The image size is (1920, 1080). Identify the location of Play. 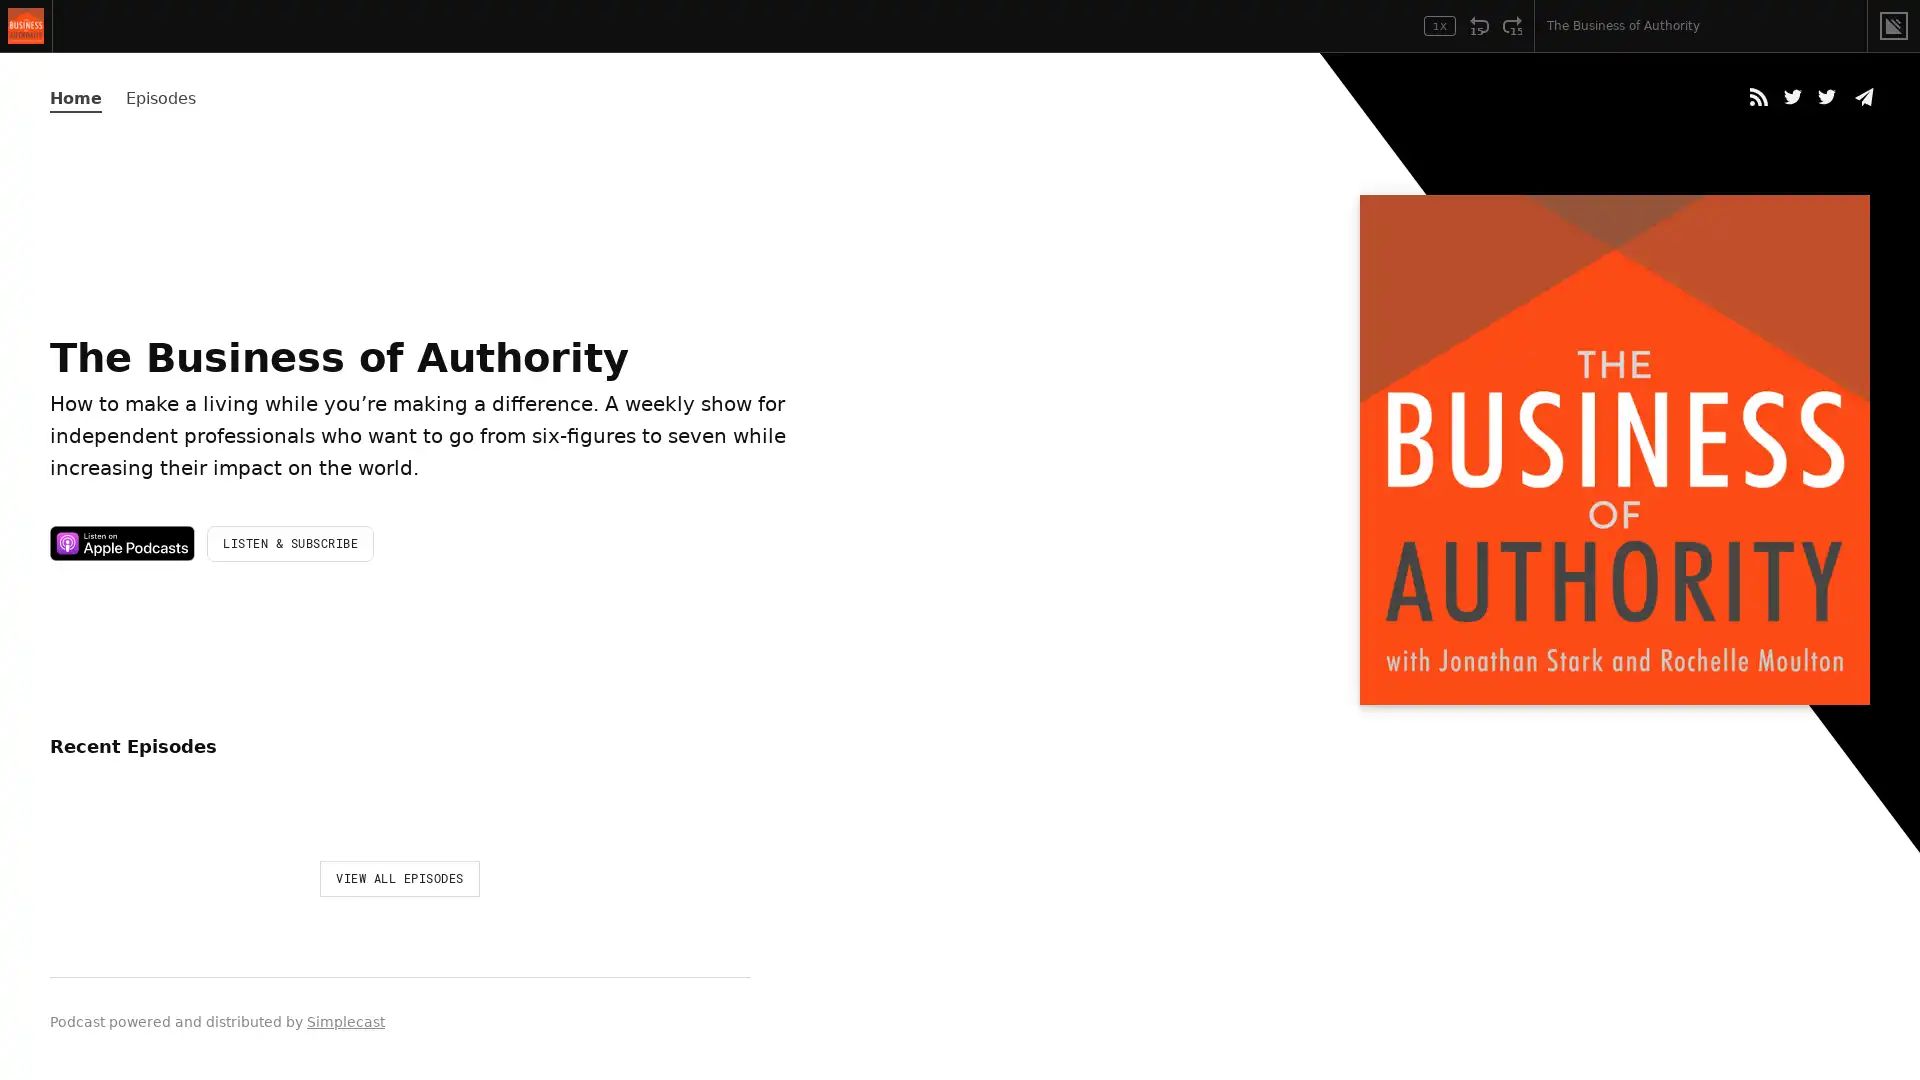
(73, 829).